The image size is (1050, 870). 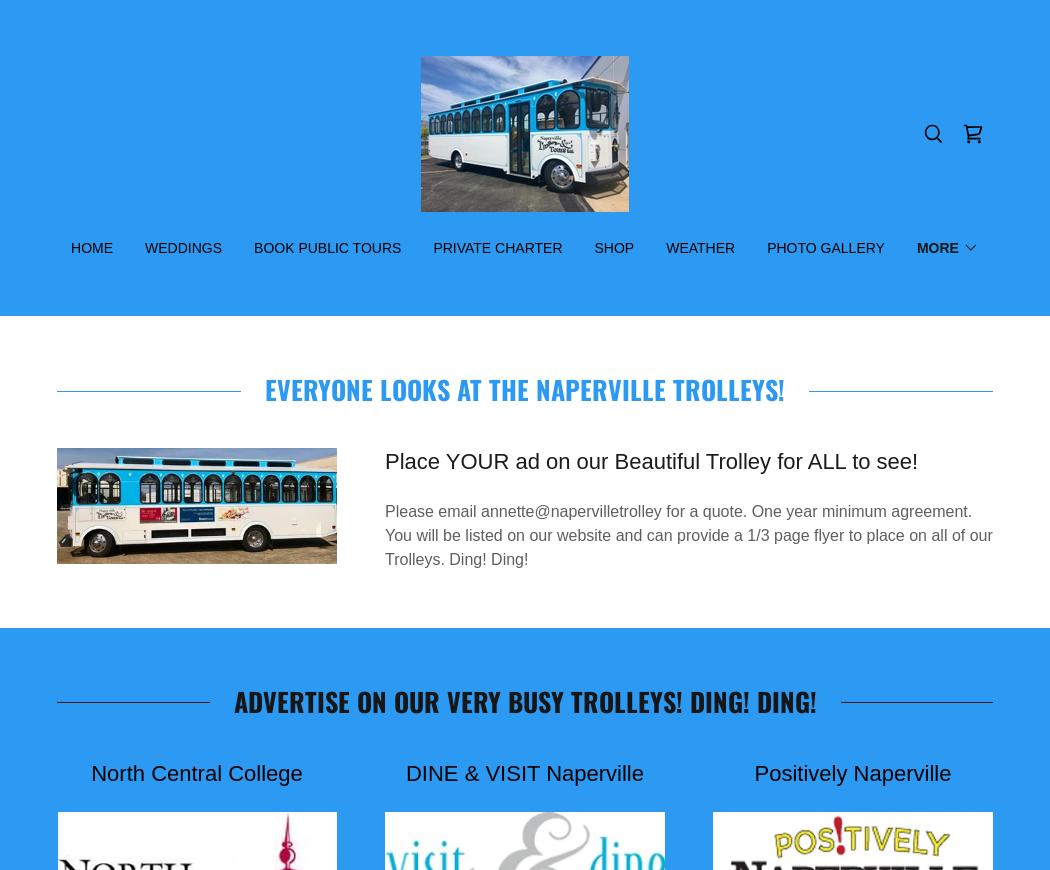 What do you see at coordinates (650, 460) in the screenshot?
I see `'Place YOUR ad on our Beautiful Trolley for ALL to see!'` at bounding box center [650, 460].